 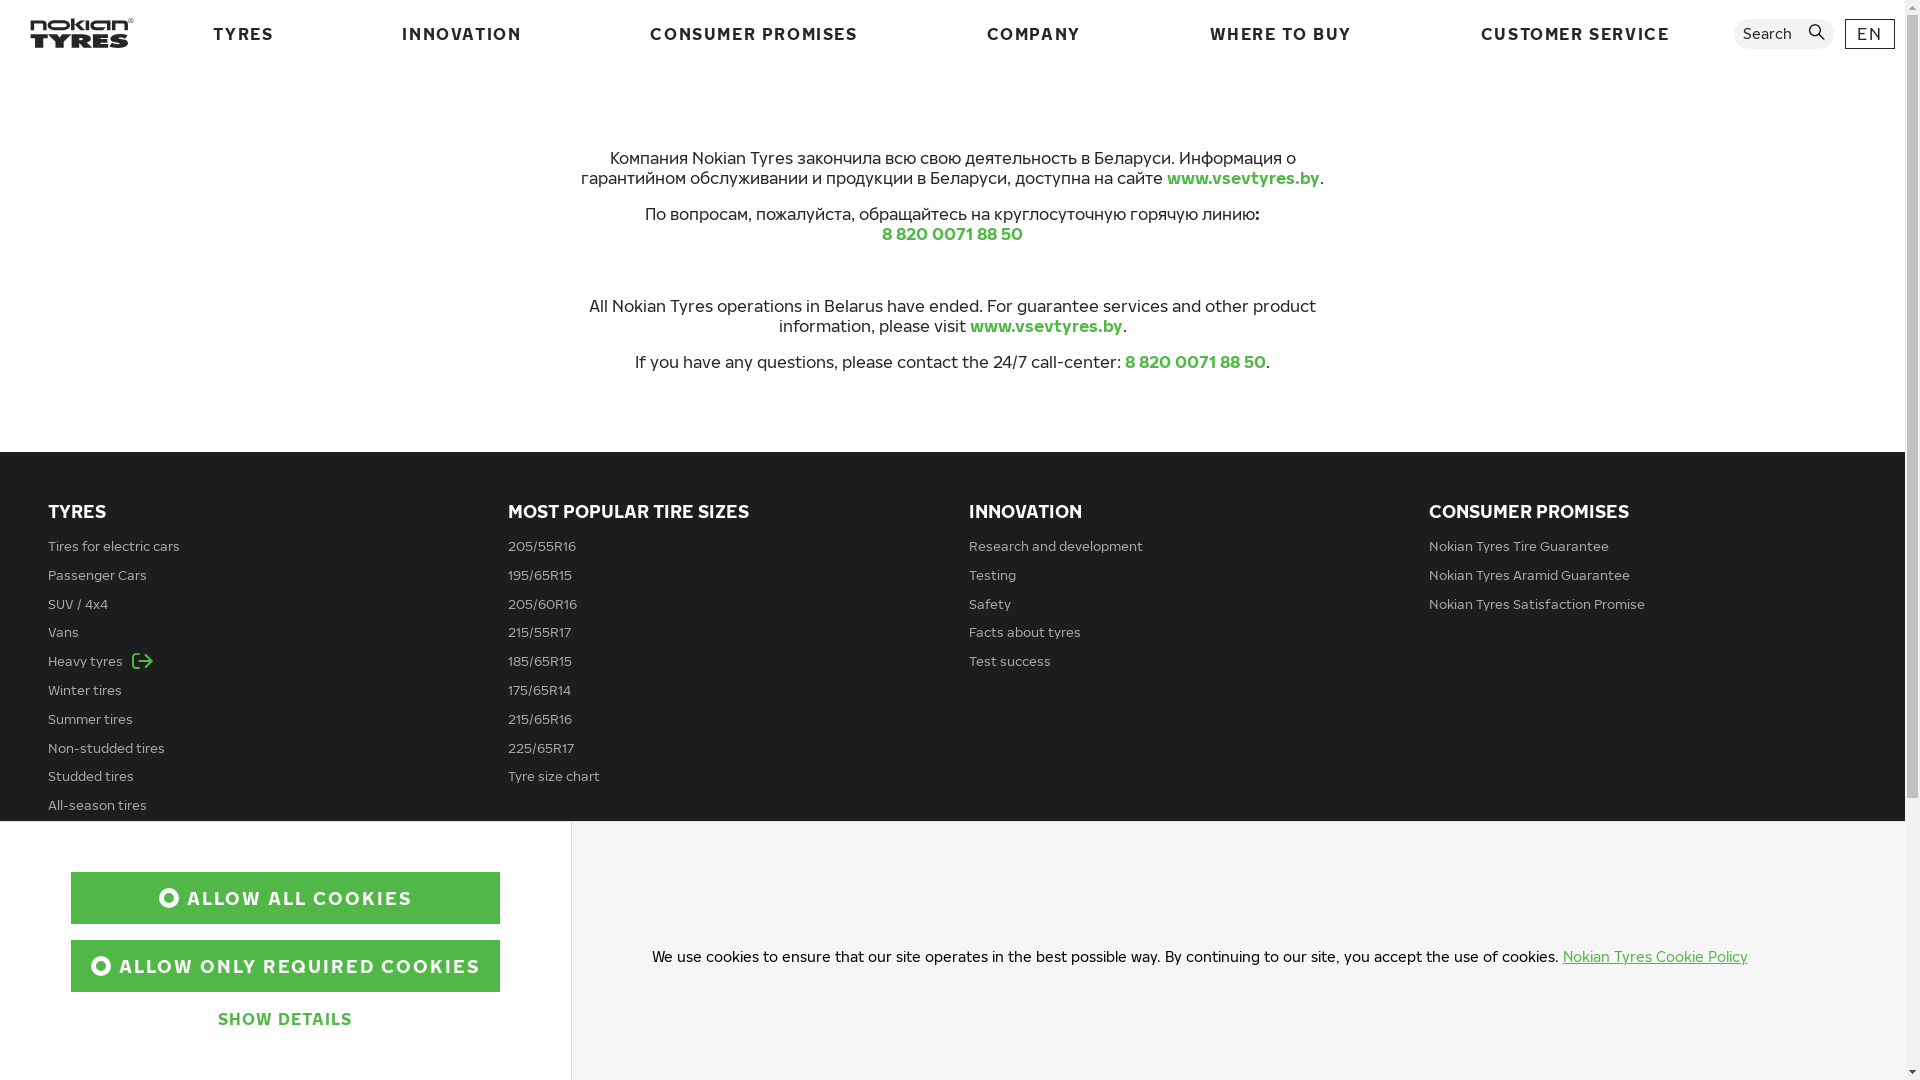 What do you see at coordinates (99, 660) in the screenshot?
I see `'Heavy tyres'` at bounding box center [99, 660].